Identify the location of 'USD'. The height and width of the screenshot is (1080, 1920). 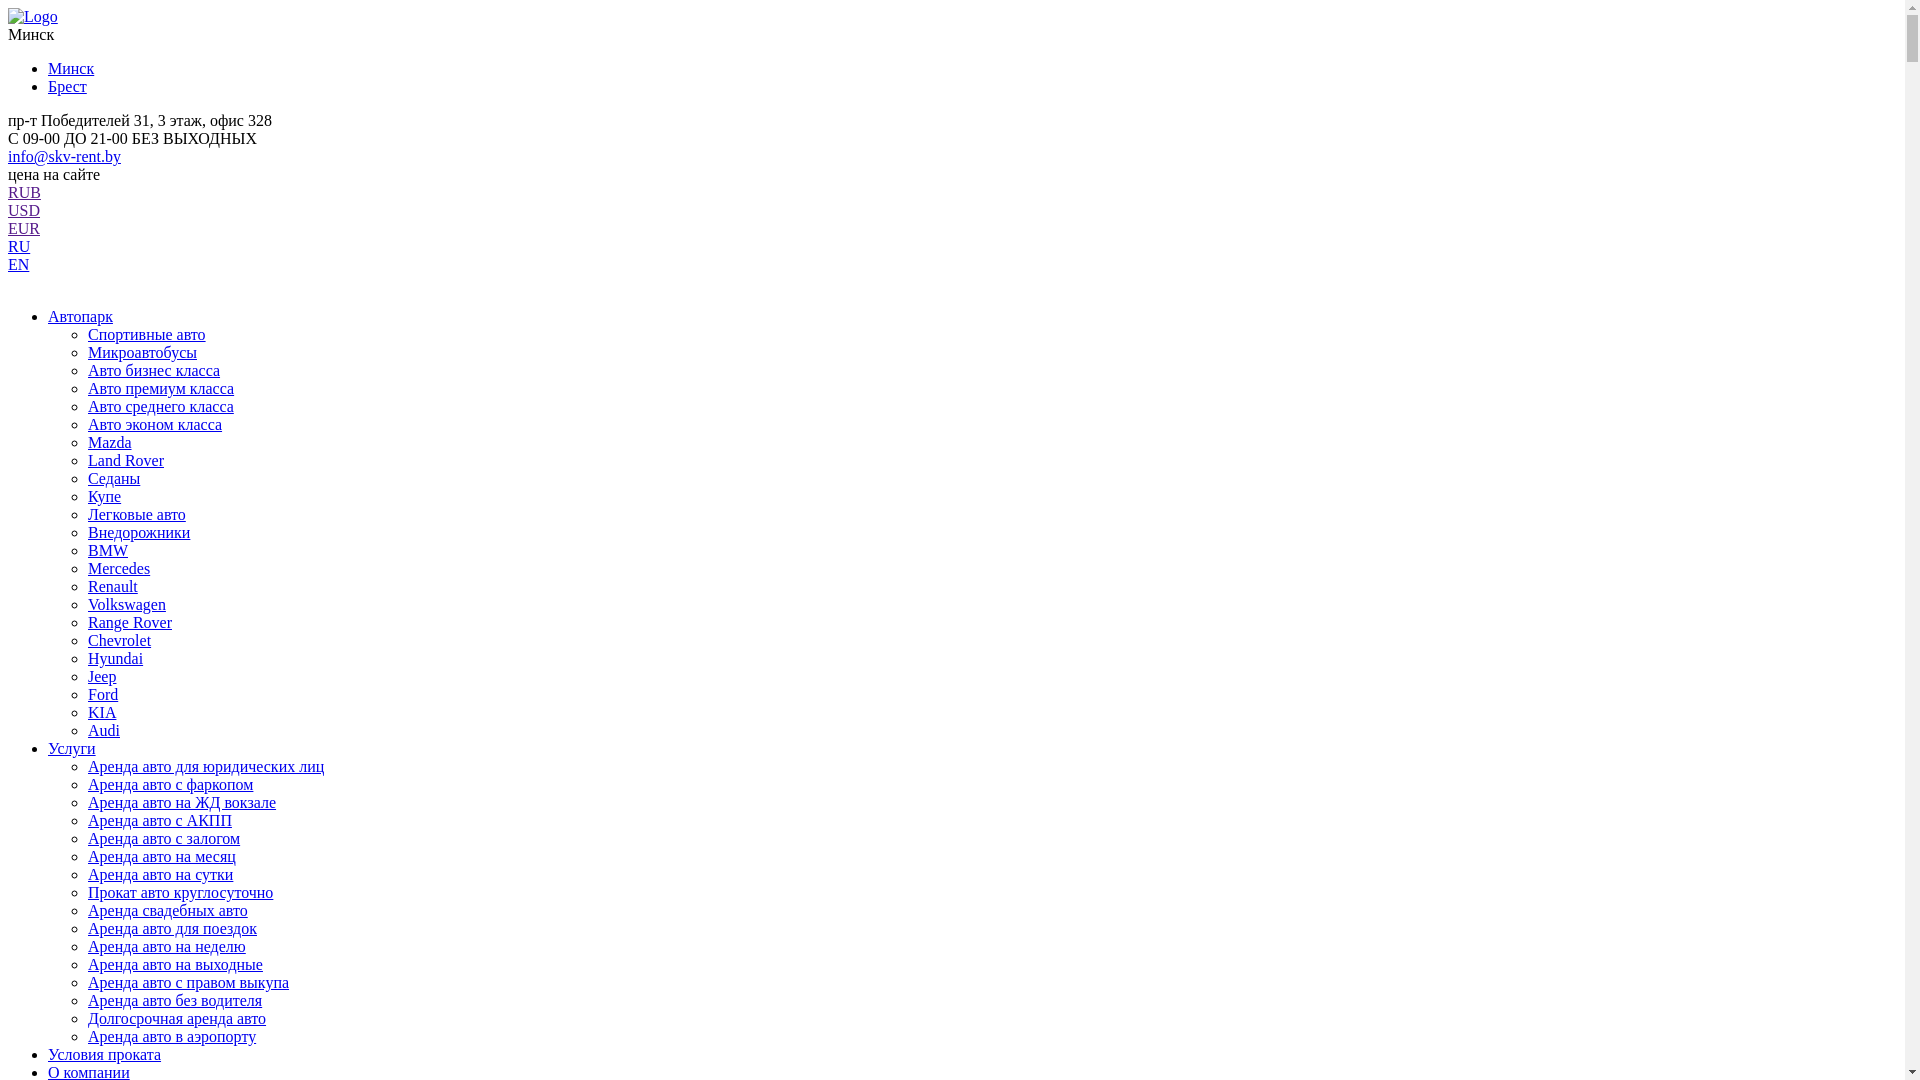
(8, 210).